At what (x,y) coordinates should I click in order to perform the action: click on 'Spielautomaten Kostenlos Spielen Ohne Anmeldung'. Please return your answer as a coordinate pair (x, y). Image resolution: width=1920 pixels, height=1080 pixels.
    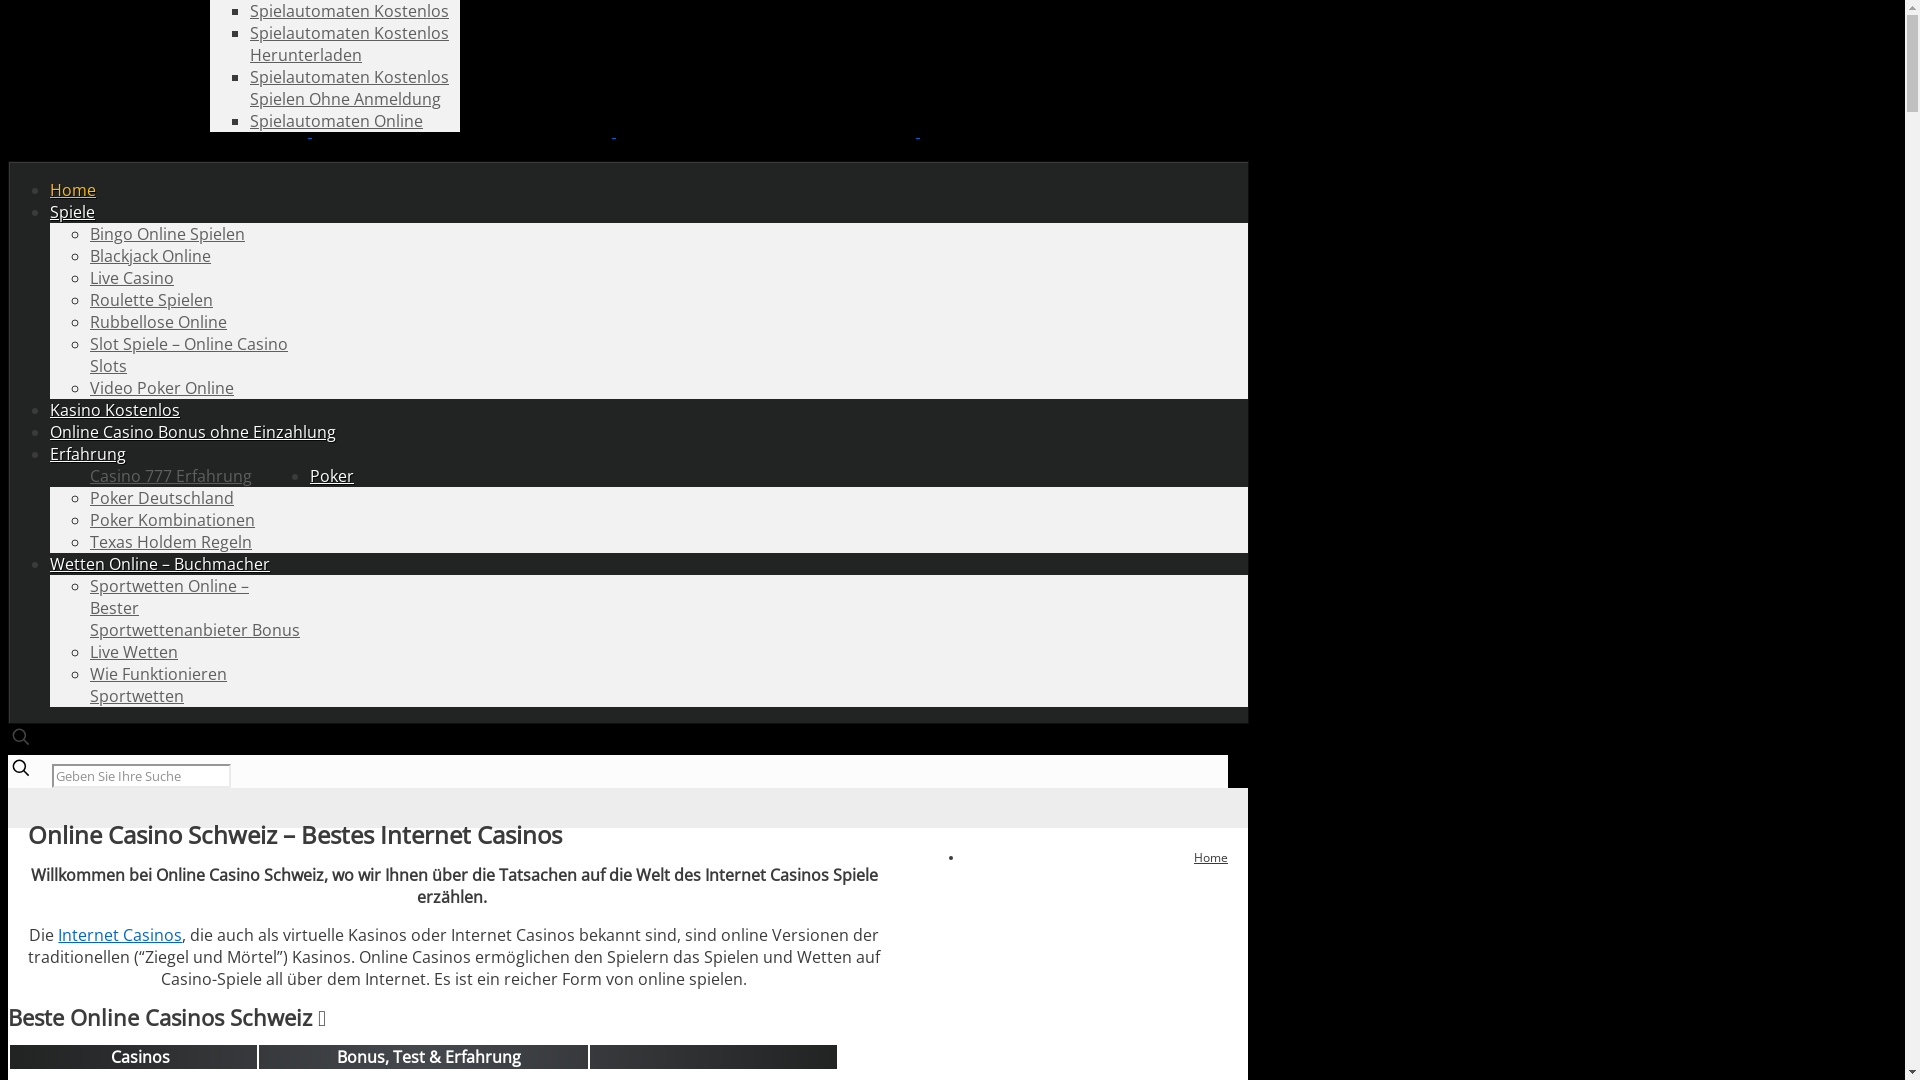
    Looking at the image, I should click on (248, 87).